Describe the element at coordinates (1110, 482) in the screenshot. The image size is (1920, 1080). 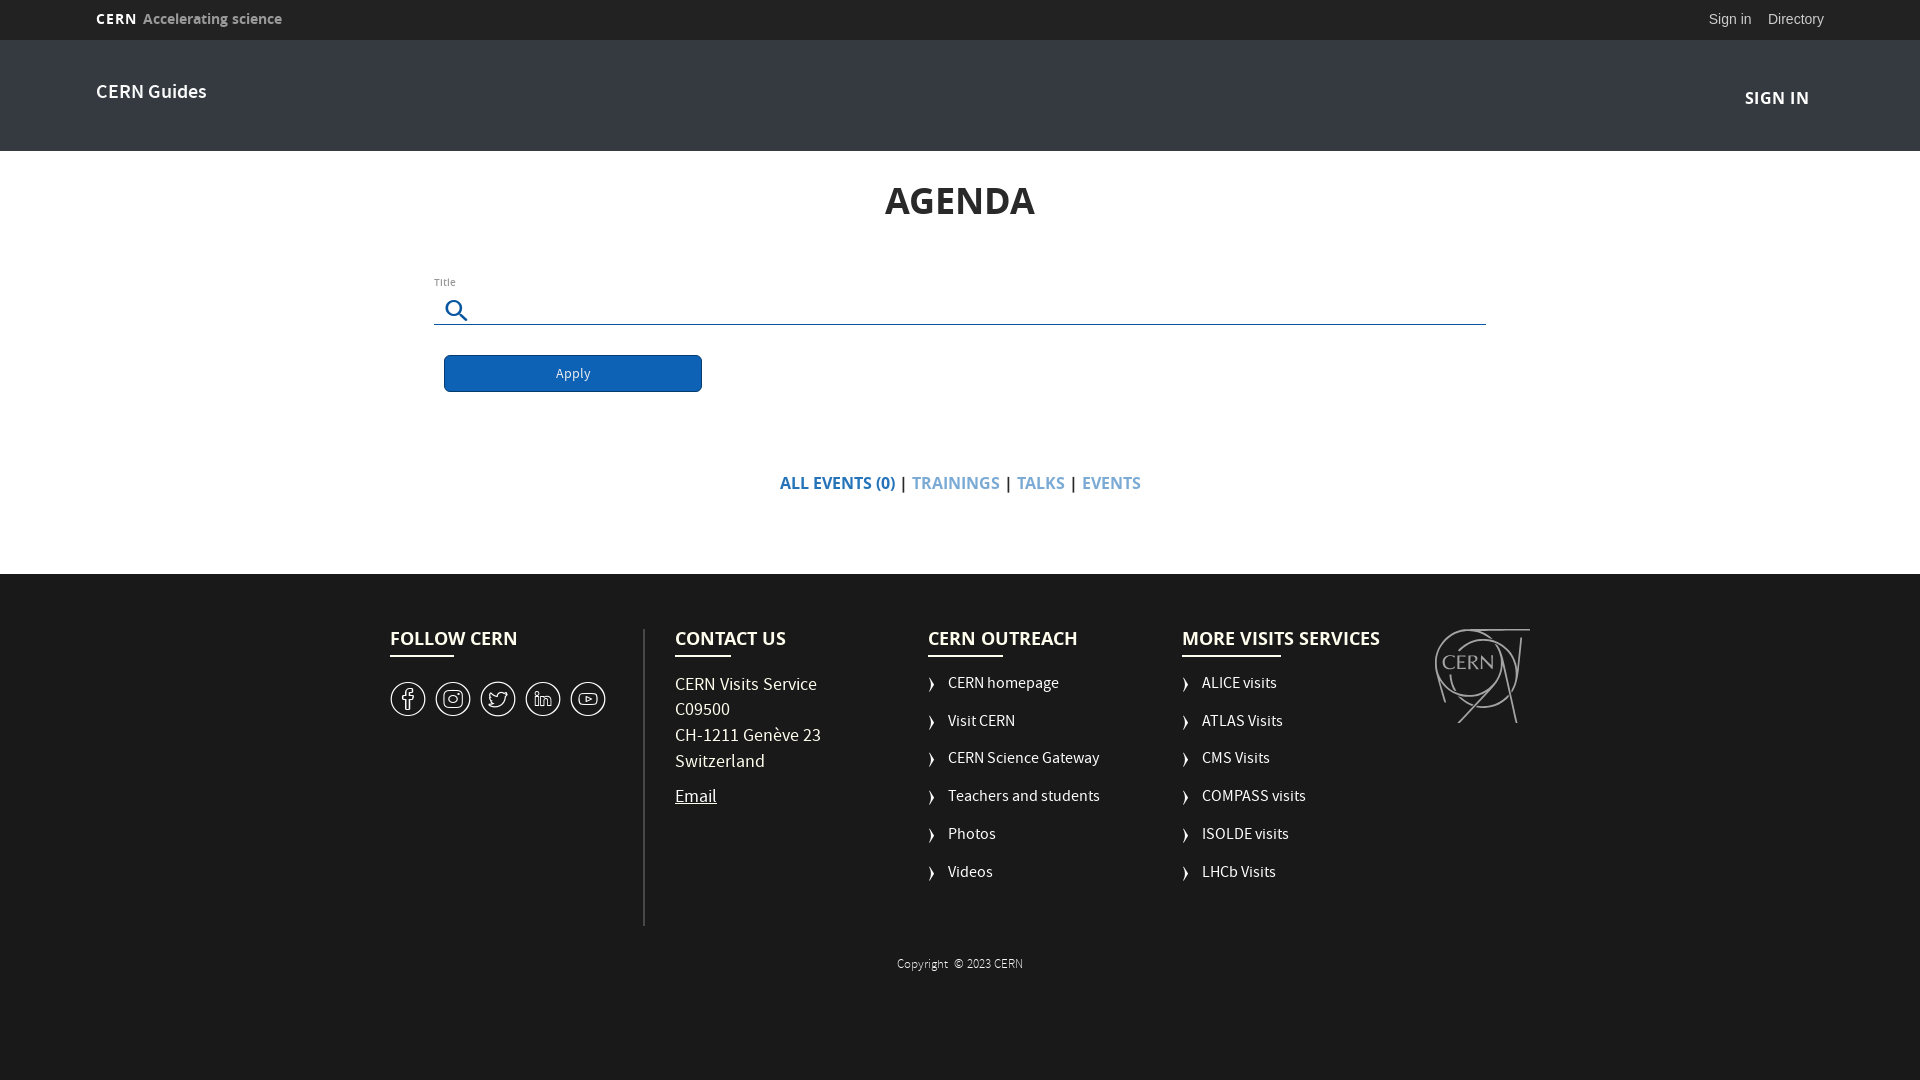
I see `'EVENTS'` at that location.